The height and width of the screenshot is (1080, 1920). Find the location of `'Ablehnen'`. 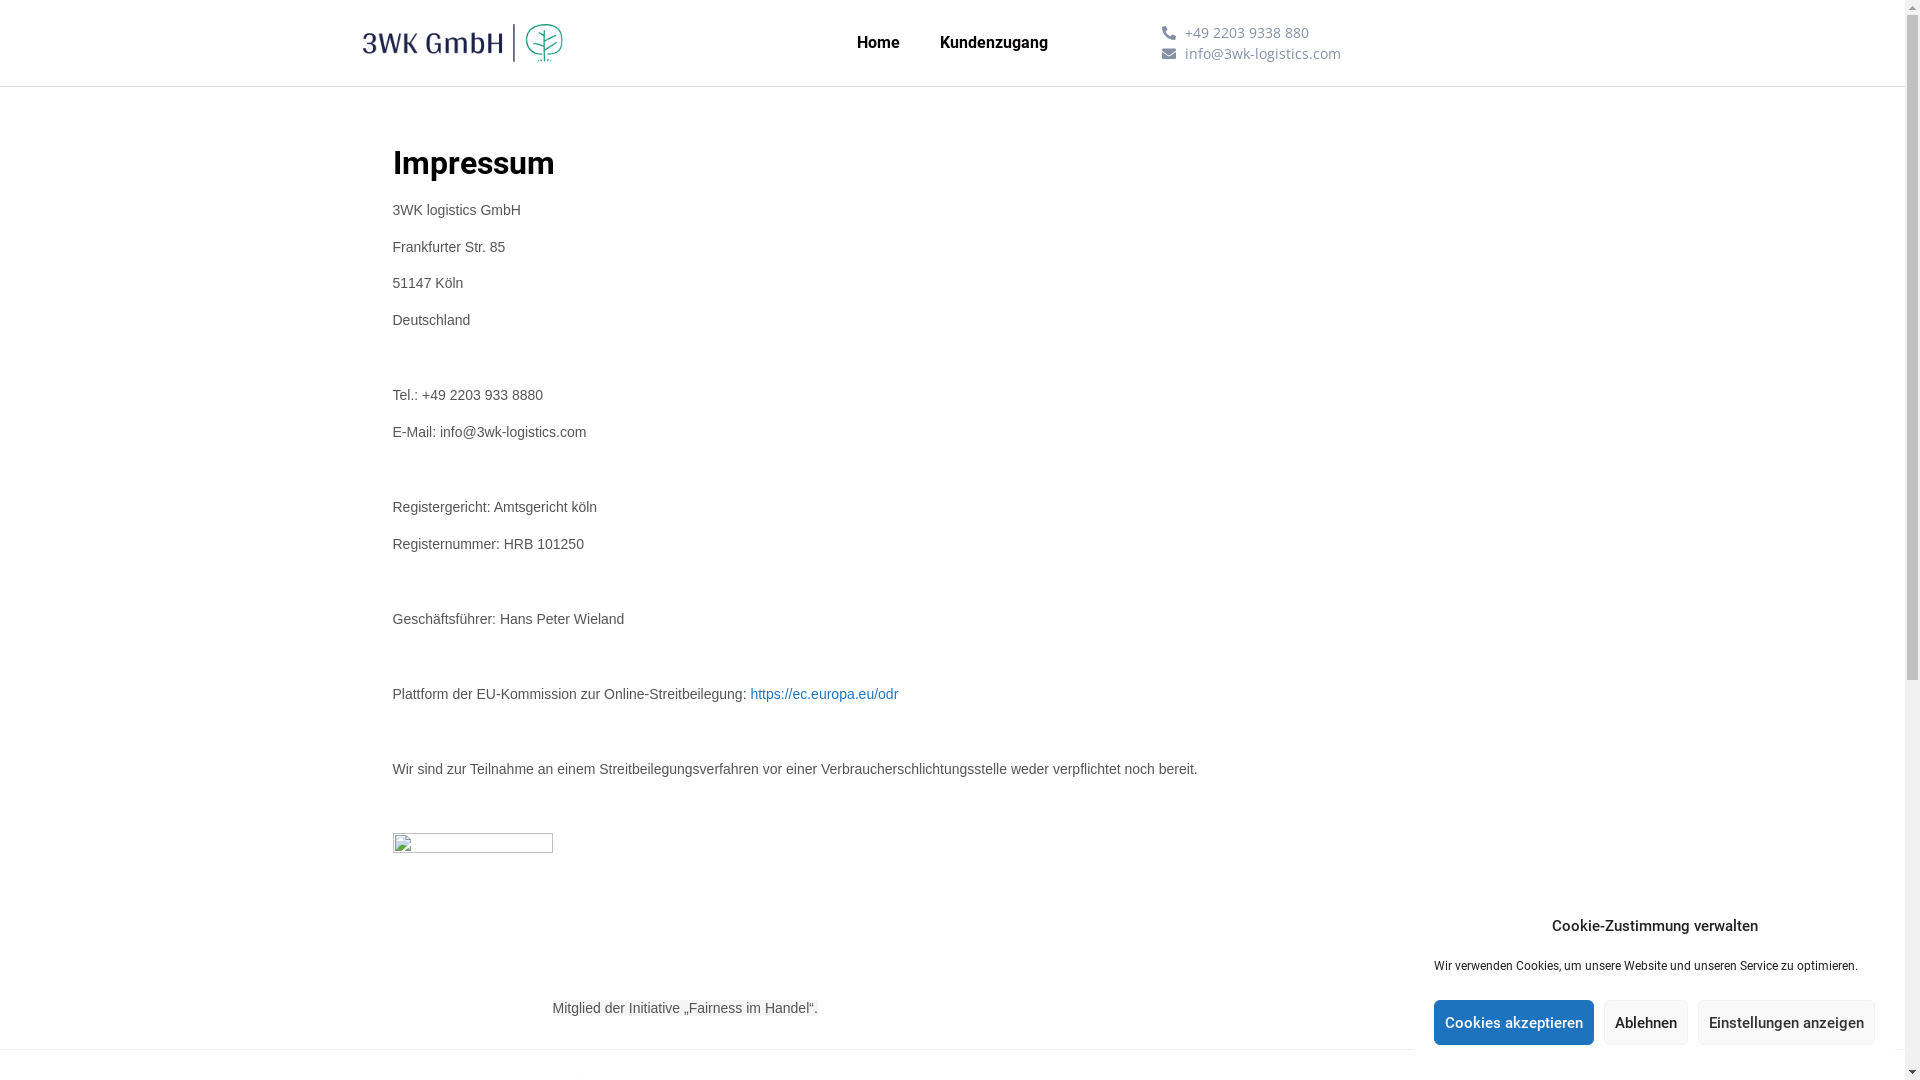

'Ablehnen' is located at coordinates (1646, 1022).